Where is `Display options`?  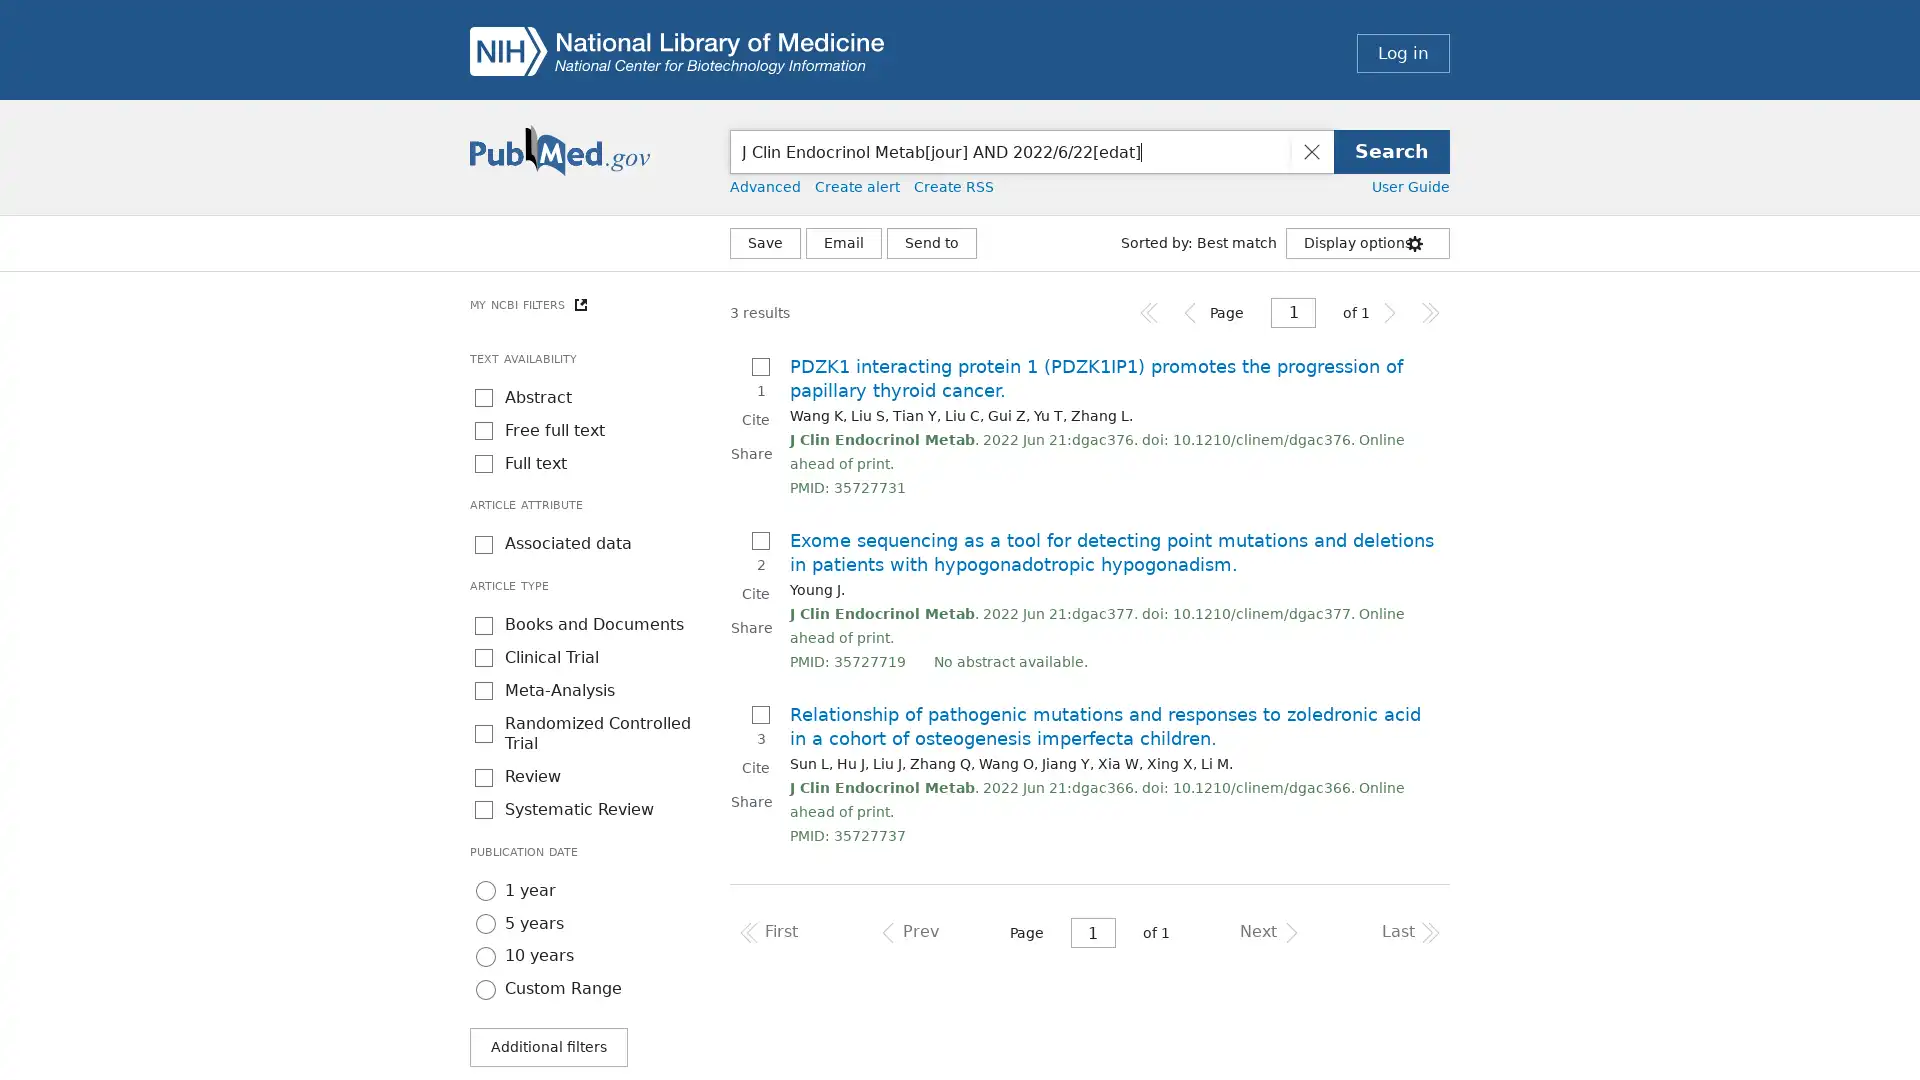 Display options is located at coordinates (1367, 242).